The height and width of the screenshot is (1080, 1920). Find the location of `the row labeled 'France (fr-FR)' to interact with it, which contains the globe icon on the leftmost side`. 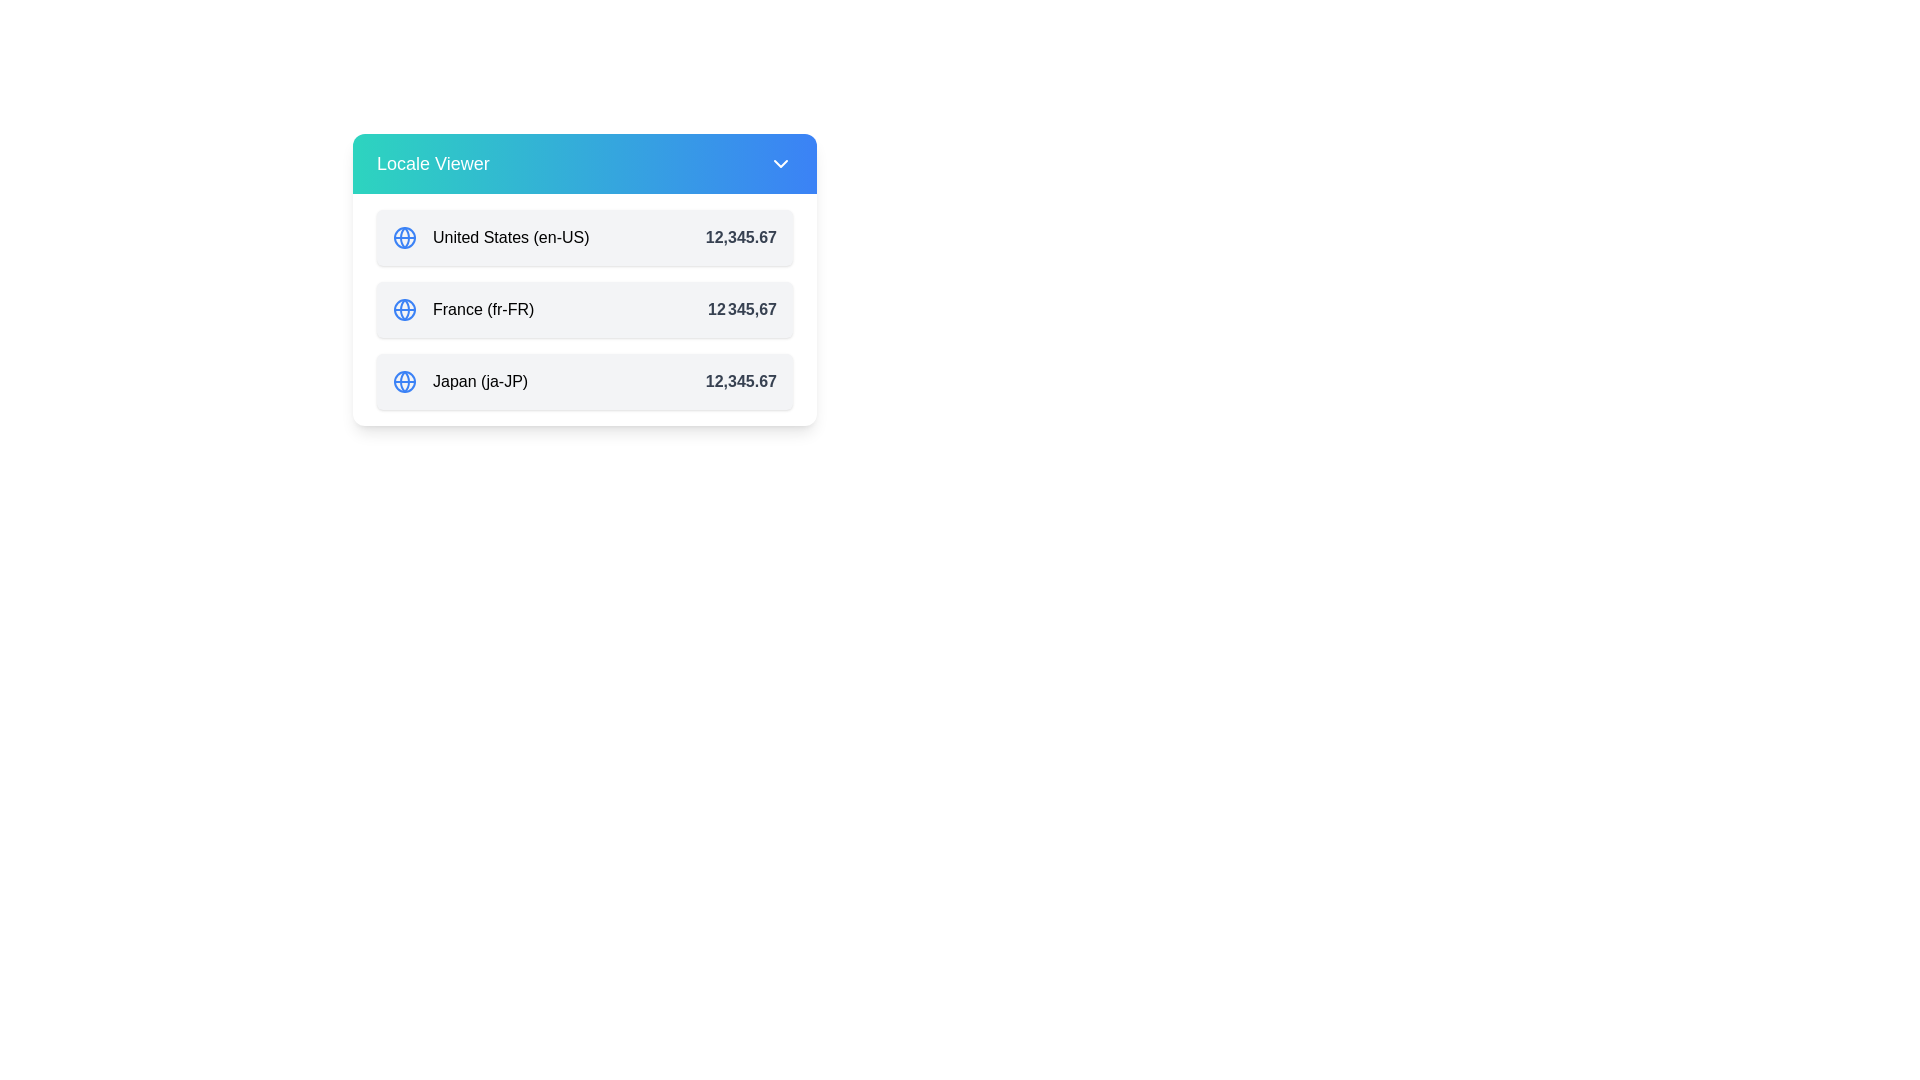

the row labeled 'France (fr-FR)' to interact with it, which contains the globe icon on the leftmost side is located at coordinates (403, 309).